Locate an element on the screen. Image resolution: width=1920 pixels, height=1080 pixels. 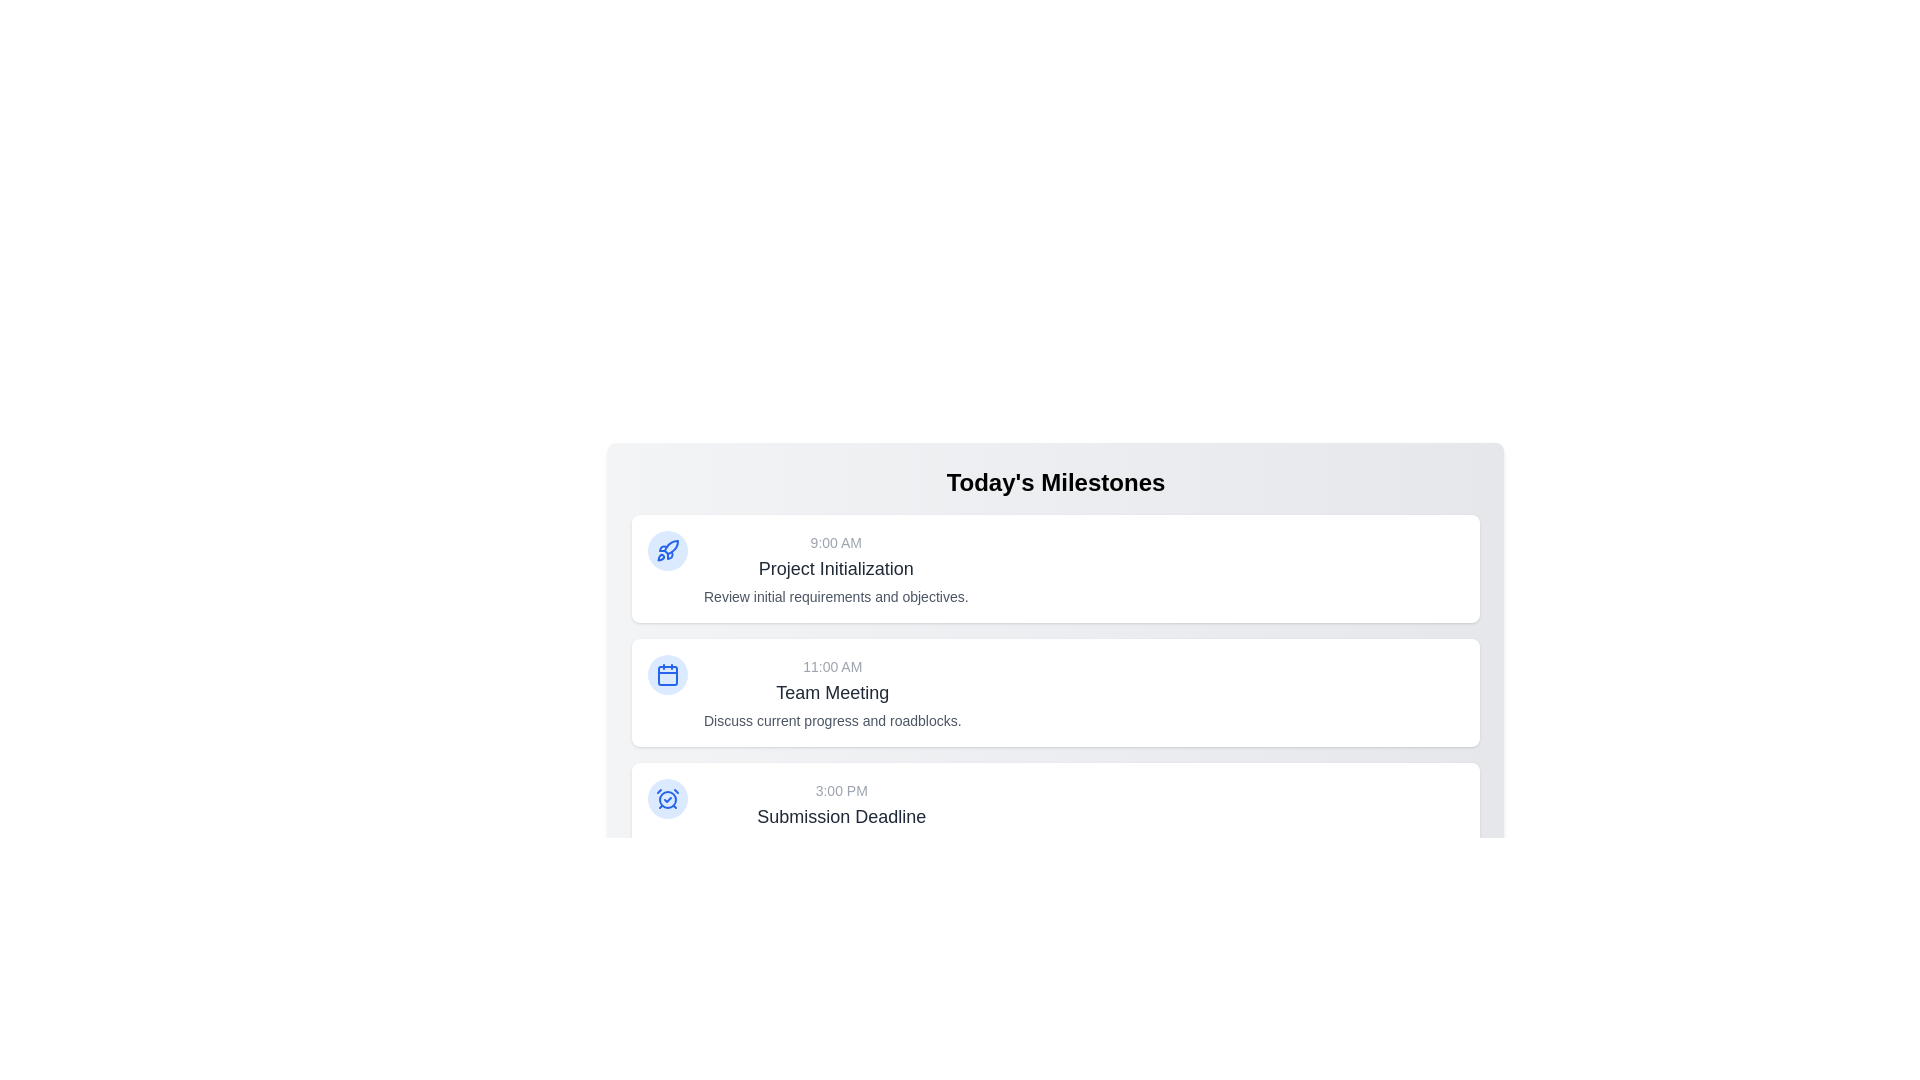
the second milestone card in the 'Today's Milestones' section, which displays details about a team meeting milestone is located at coordinates (1055, 700).